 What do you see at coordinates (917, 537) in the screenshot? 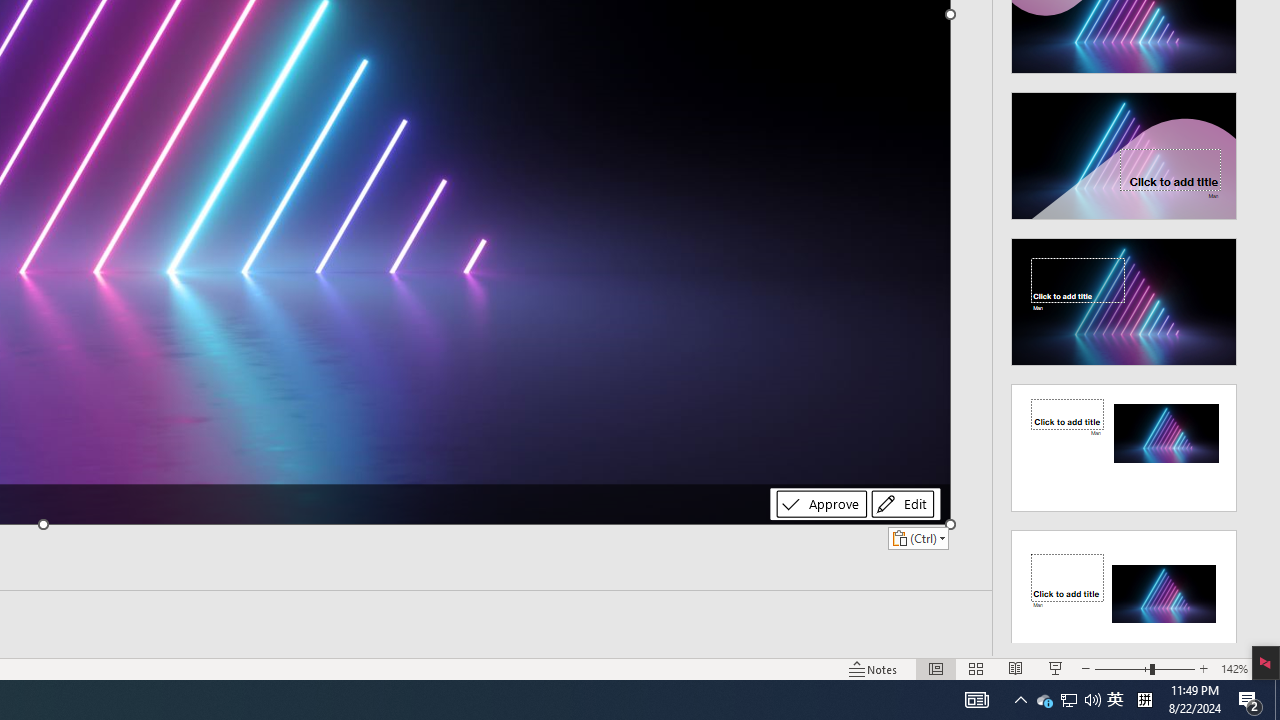
I see `'Action: Paste alternatives'` at bounding box center [917, 537].